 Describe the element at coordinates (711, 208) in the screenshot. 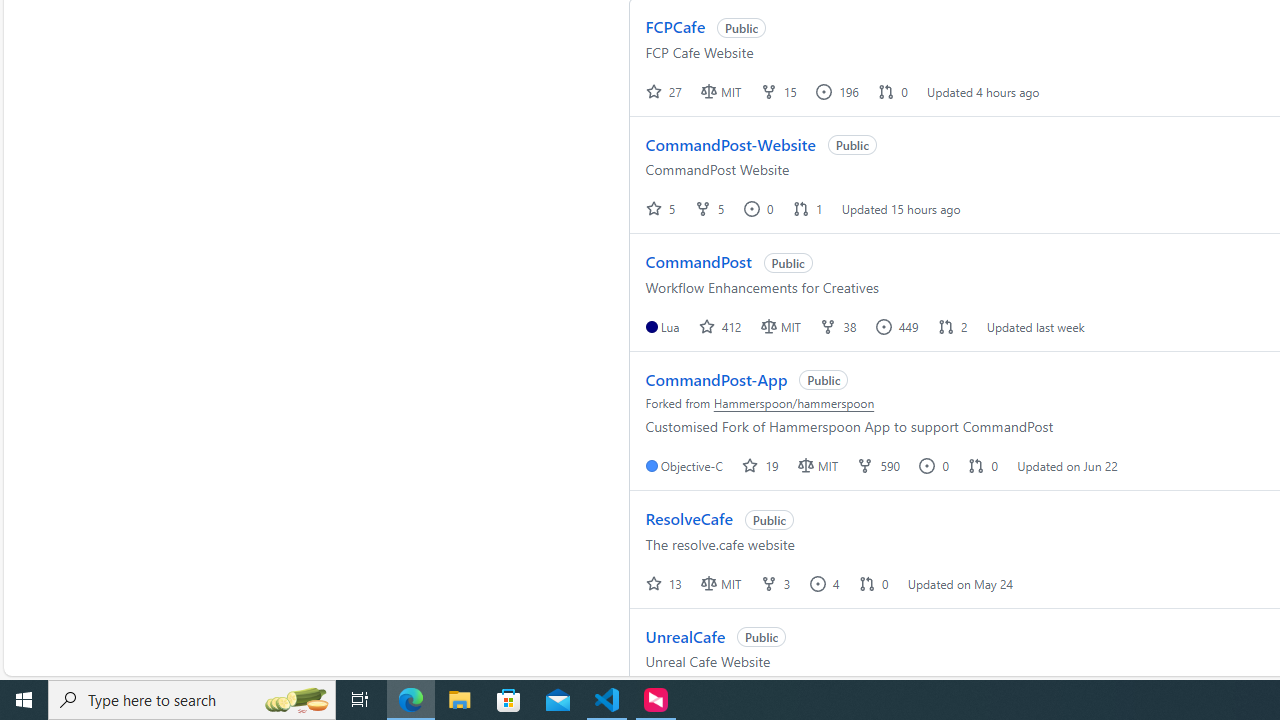

I see `'fork 5 '` at that location.